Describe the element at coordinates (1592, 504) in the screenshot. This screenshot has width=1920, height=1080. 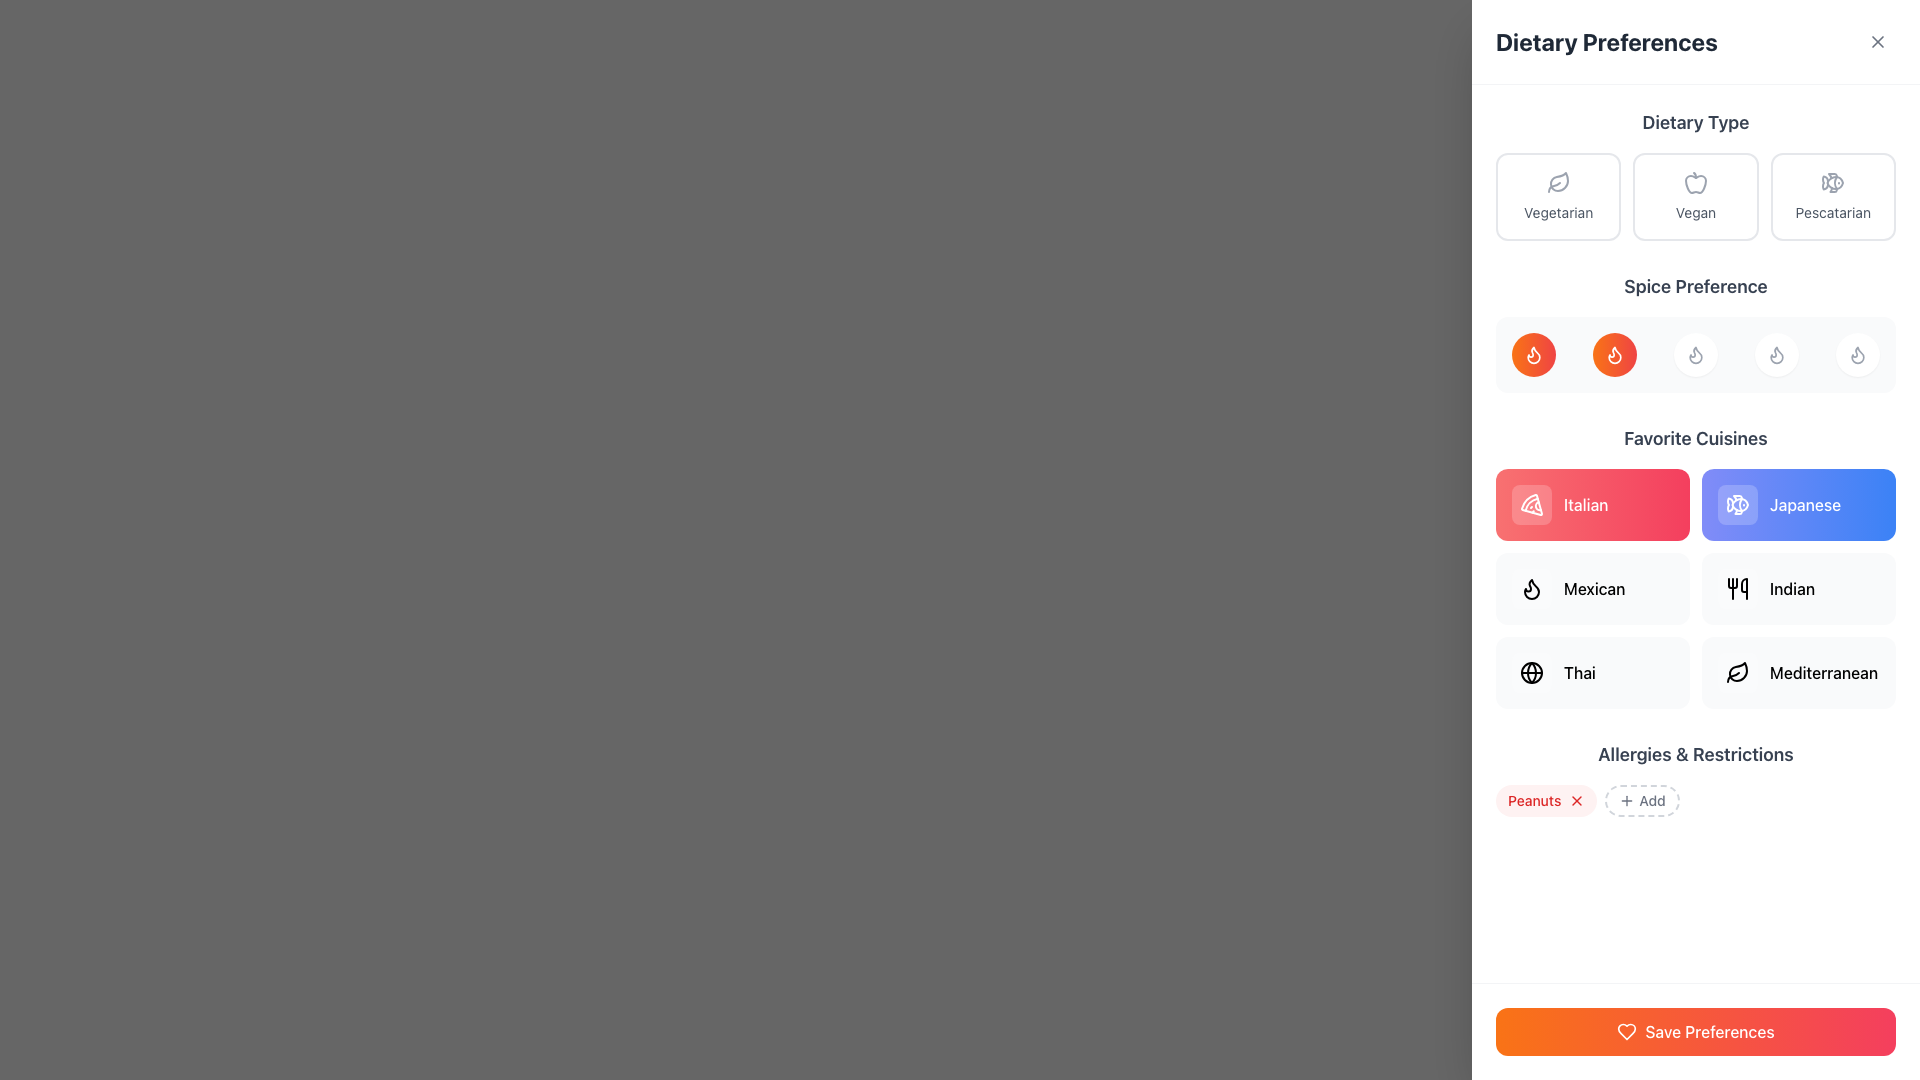
I see `the 'Italian' button in the 'Favorite Cuisines' section` at that location.